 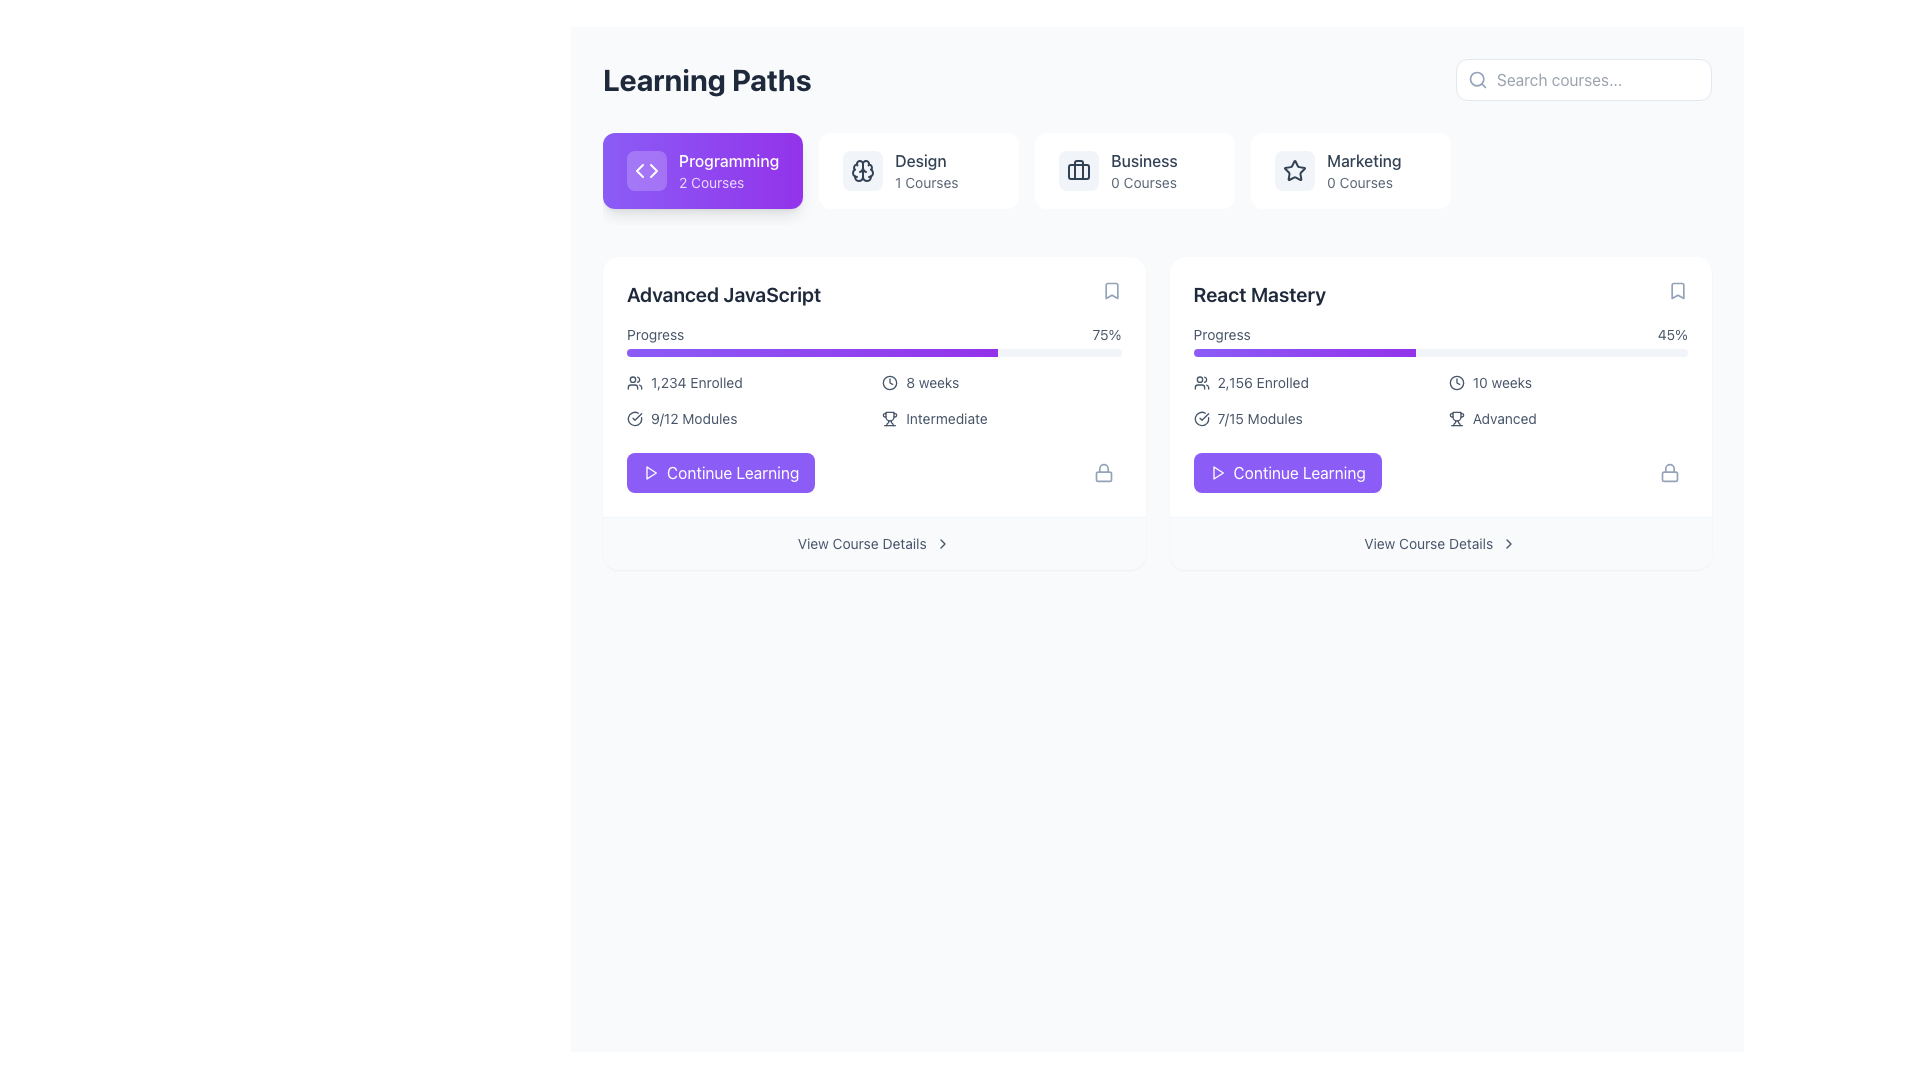 I want to click on text content of the 'React Mastery' label, which is a bold, large-sized text in dark slate color, prominently displayed at the top of the course card, so click(x=1258, y=294).